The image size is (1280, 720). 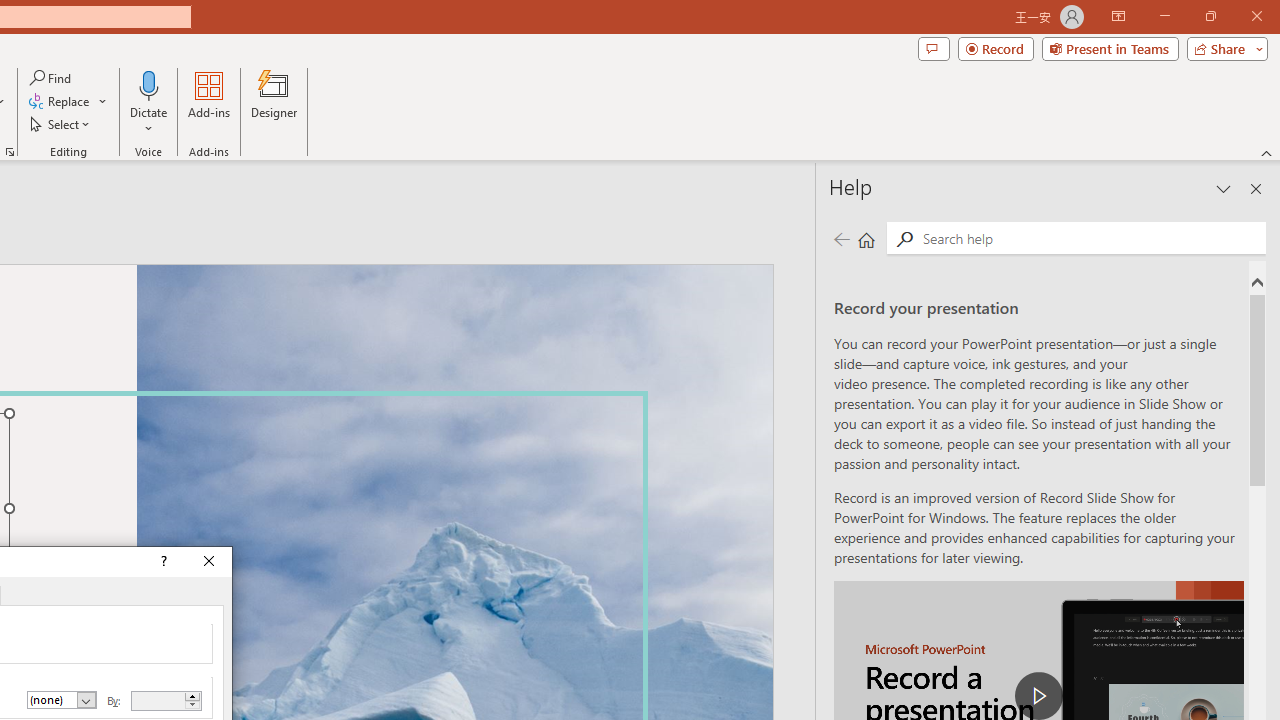 I want to click on 'Context help', so click(x=162, y=561).